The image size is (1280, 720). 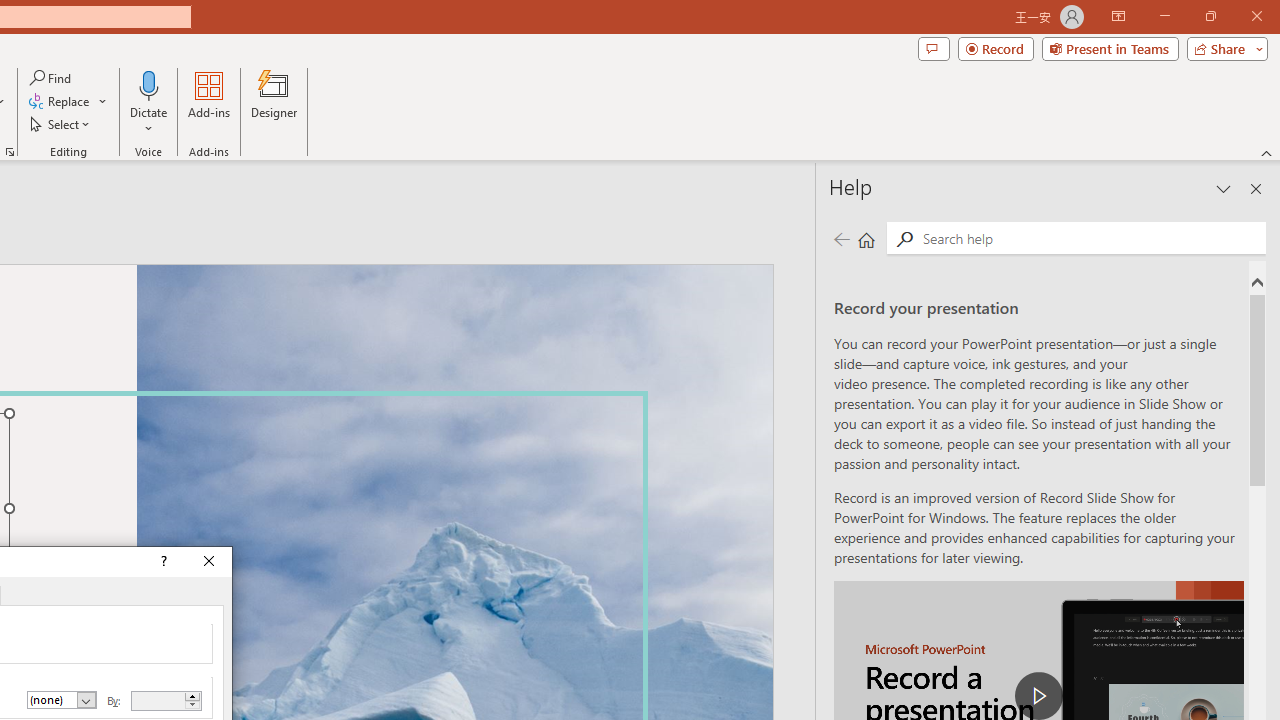 I want to click on 'Context help', so click(x=162, y=561).